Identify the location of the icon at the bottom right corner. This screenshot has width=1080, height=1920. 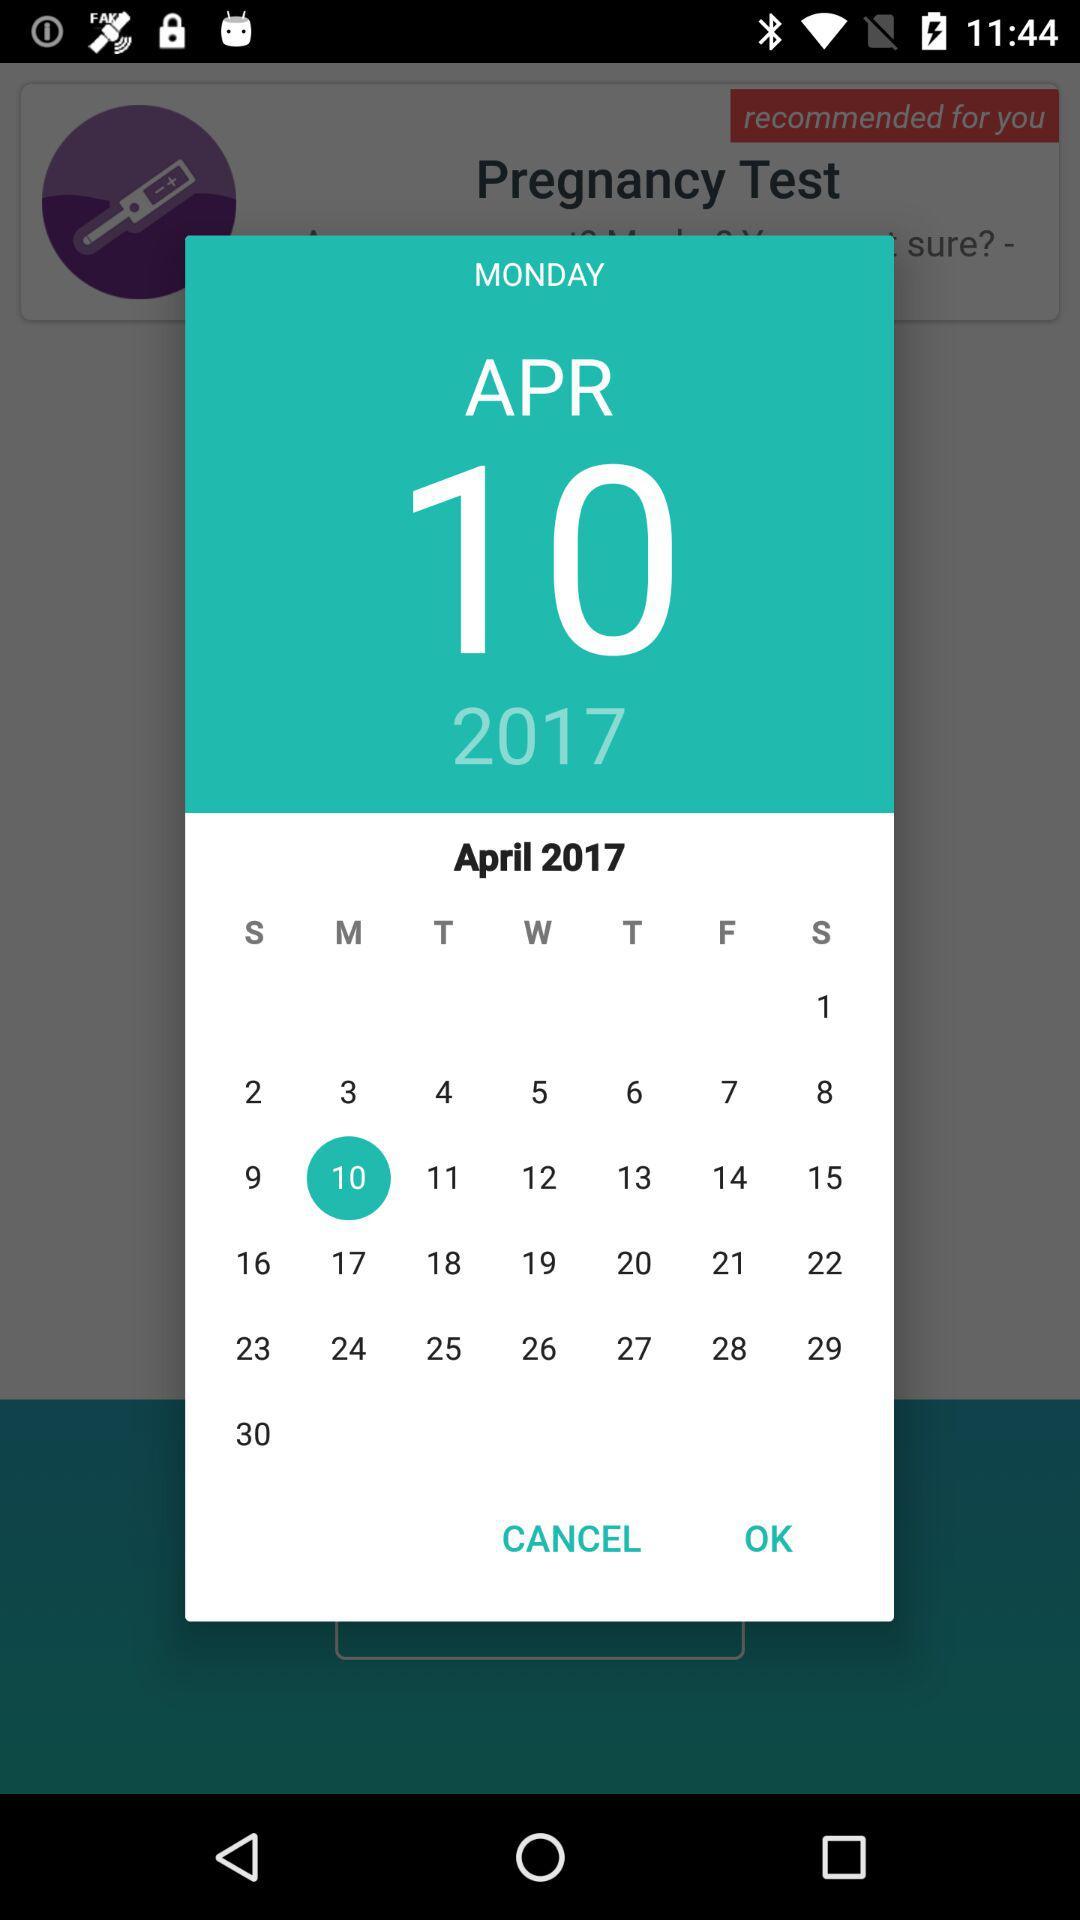
(766, 1536).